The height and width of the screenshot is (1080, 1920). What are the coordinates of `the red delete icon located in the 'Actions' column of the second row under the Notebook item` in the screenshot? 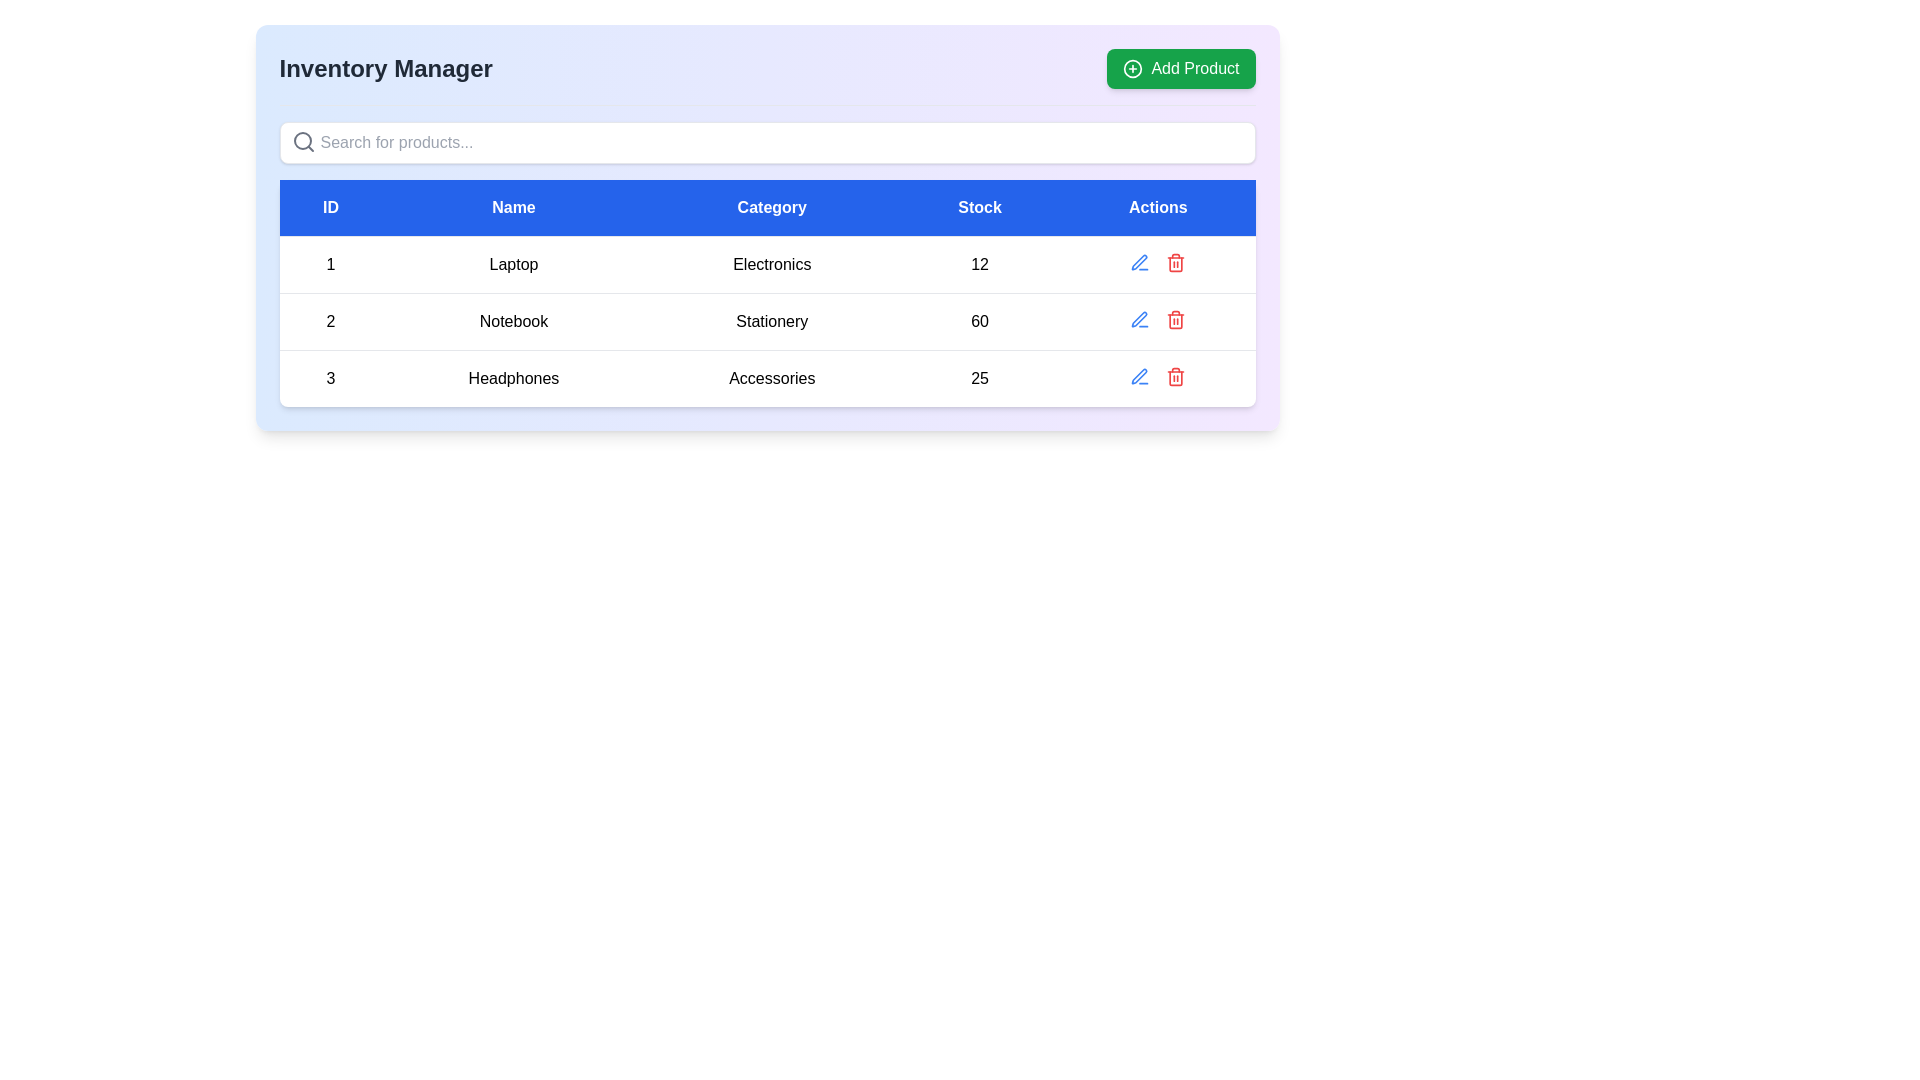 It's located at (1158, 319).